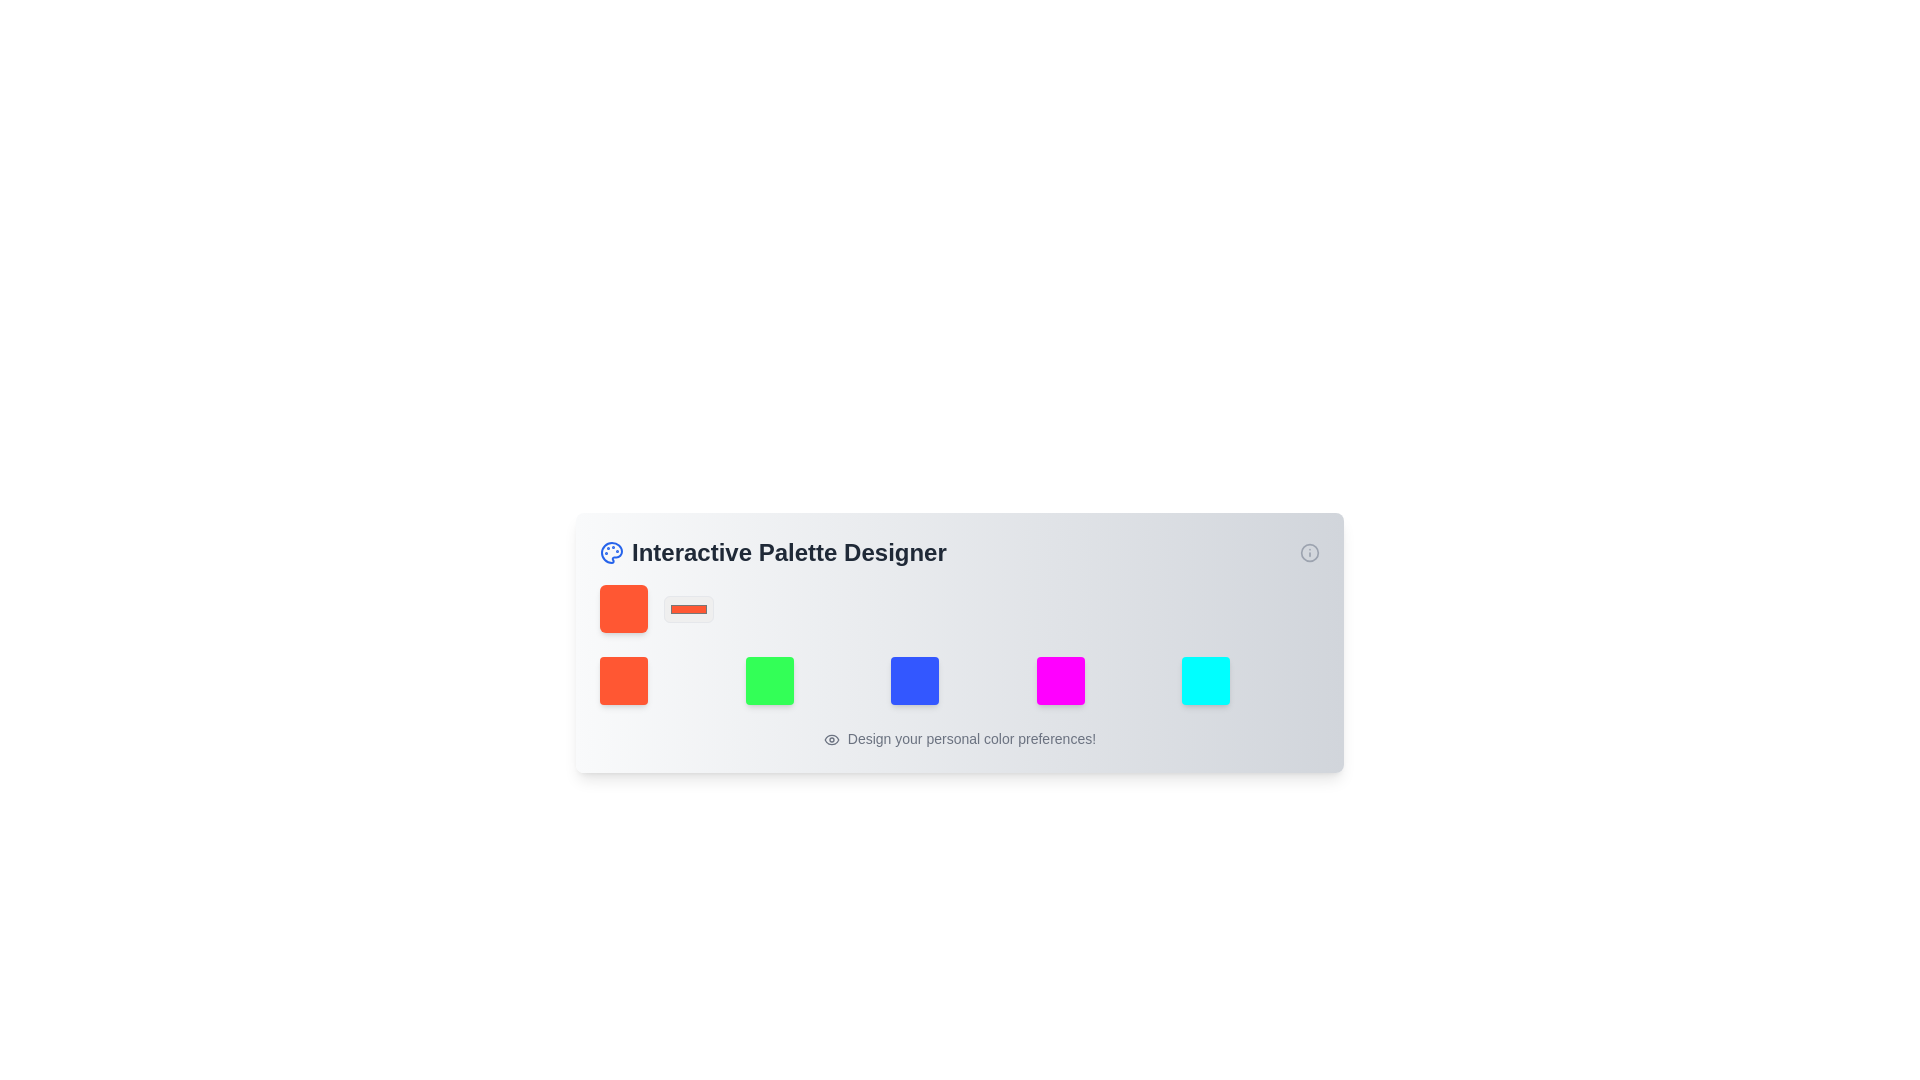 The image size is (1920, 1080). Describe the element at coordinates (960, 680) in the screenshot. I see `a color cell in the Grid of color selectors located within the 'Interactive Palette Designer'` at that location.